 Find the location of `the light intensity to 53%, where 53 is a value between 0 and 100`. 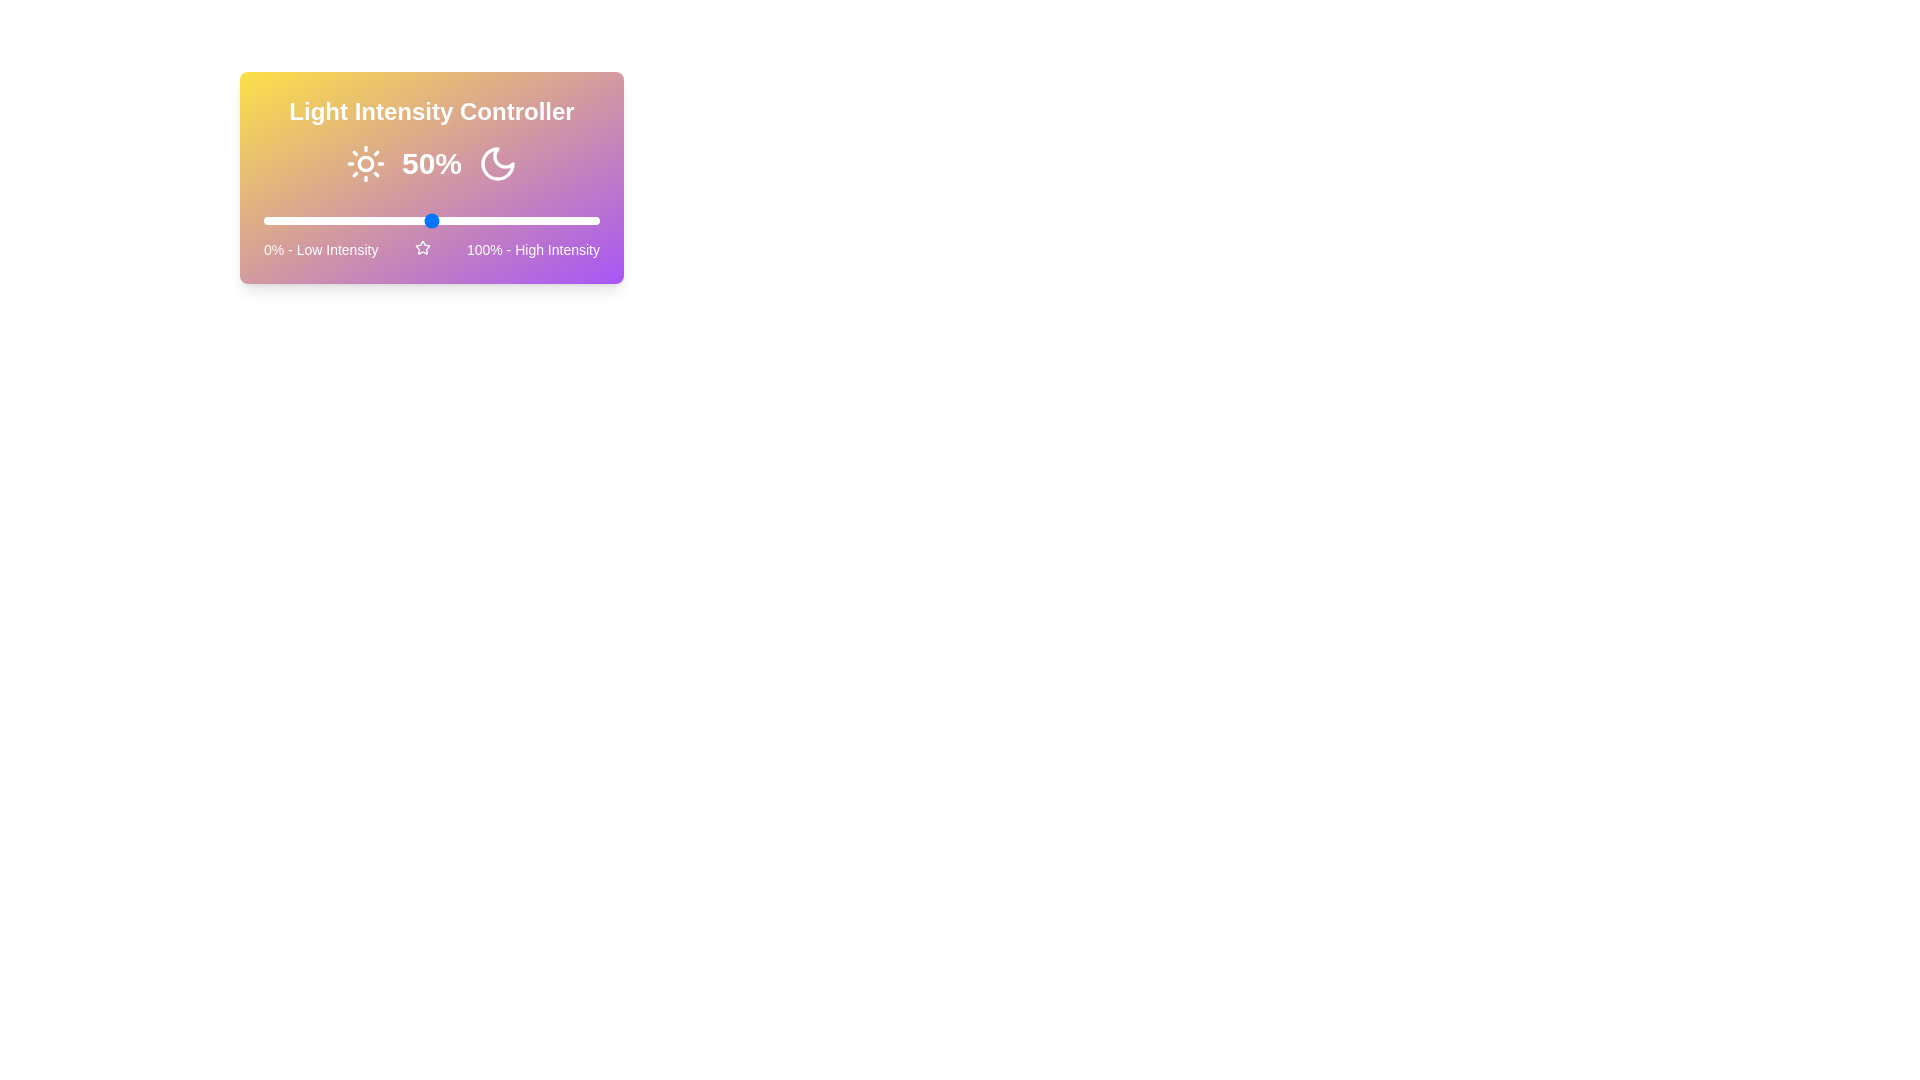

the light intensity to 53%, where 53 is a value between 0 and 100 is located at coordinates (440, 220).